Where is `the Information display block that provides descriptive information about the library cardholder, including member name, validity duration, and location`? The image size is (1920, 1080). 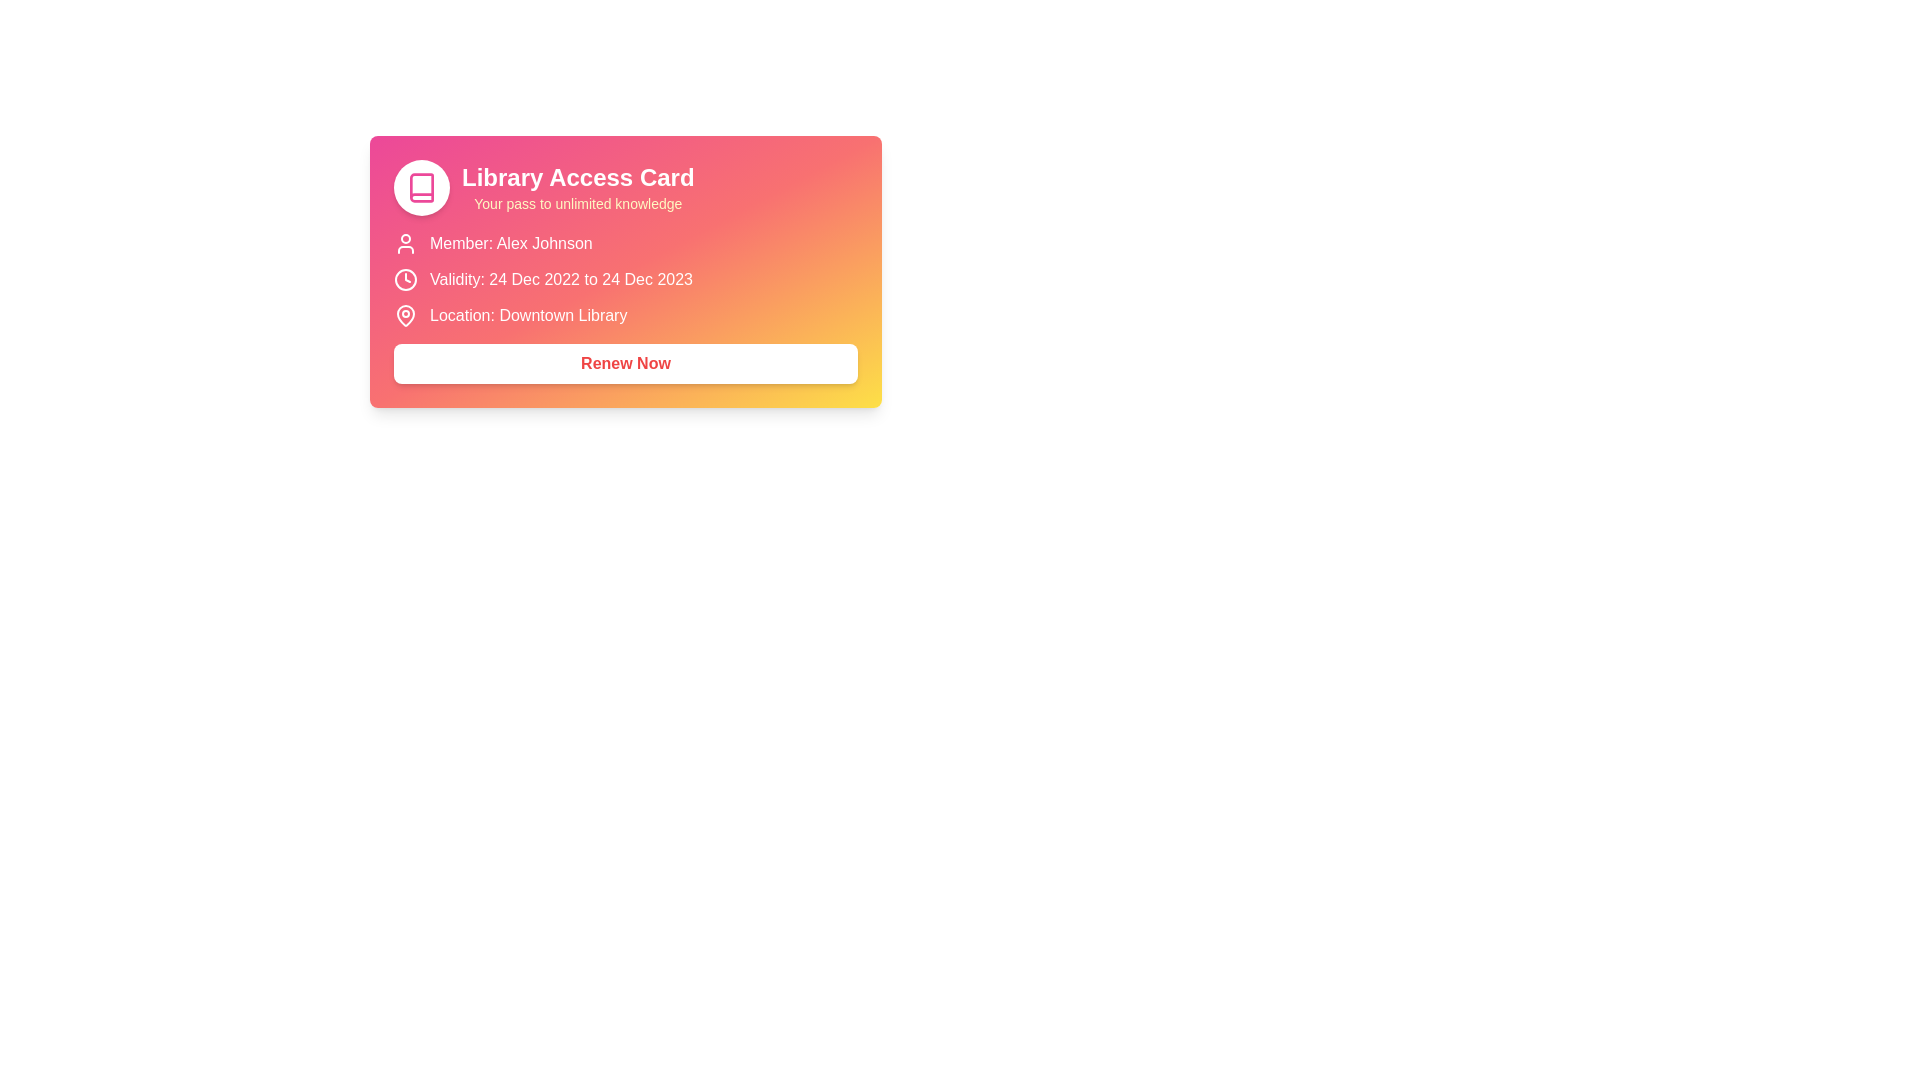 the Information display block that provides descriptive information about the library cardholder, including member name, validity duration, and location is located at coordinates (624, 280).